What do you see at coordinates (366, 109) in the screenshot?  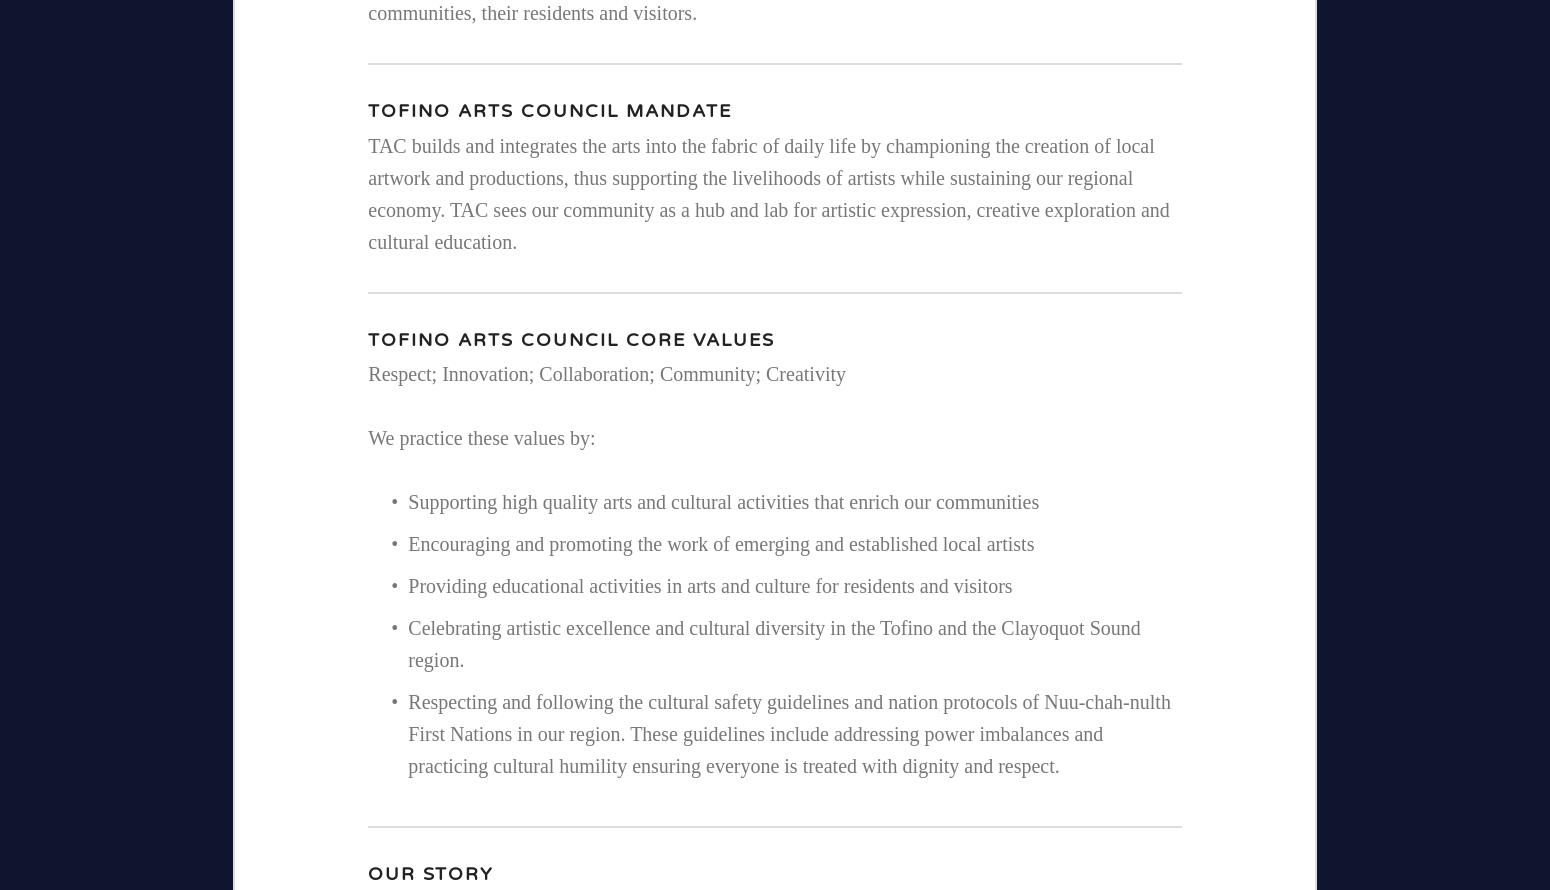 I see `'Tofino Arts Council Mandate'` at bounding box center [366, 109].